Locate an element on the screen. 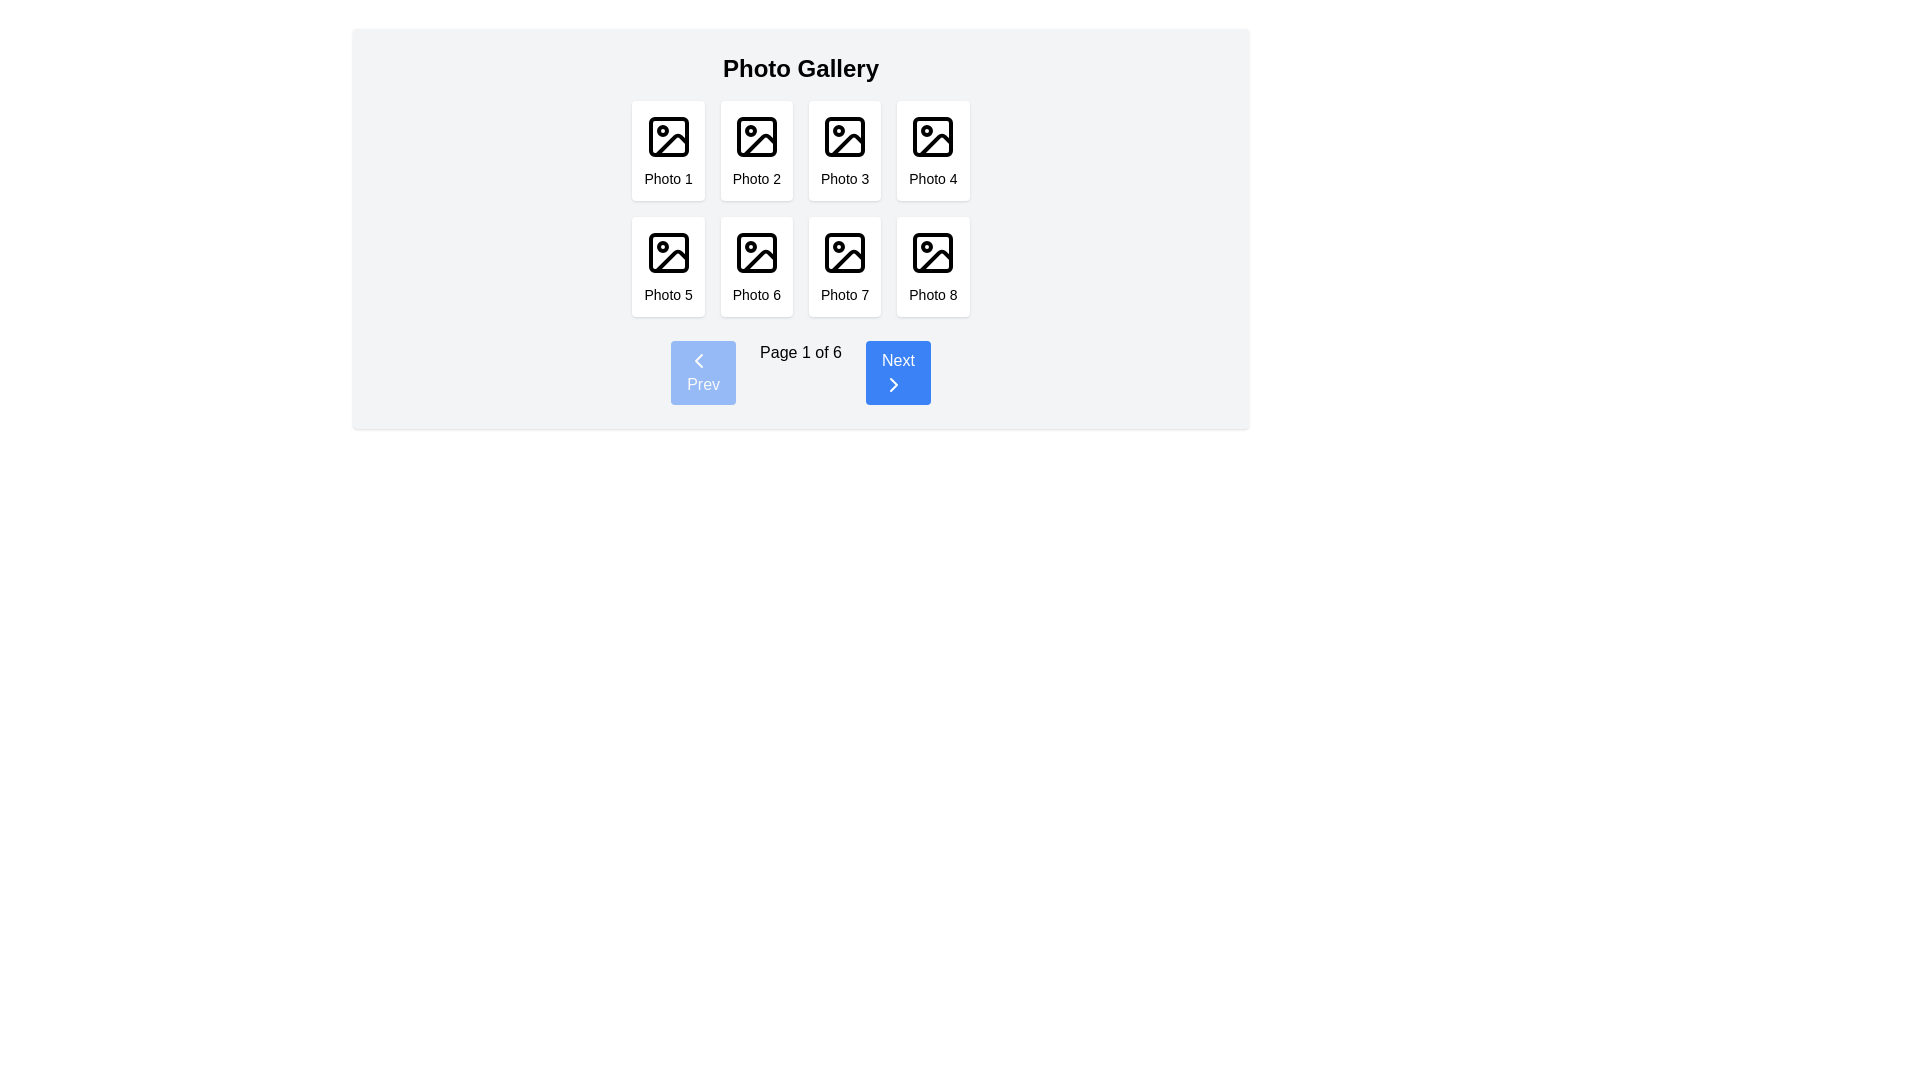 Image resolution: width=1920 pixels, height=1080 pixels. the List item representing 'Photo 8' located in the bottom-right corner of the grid layout is located at coordinates (932, 265).